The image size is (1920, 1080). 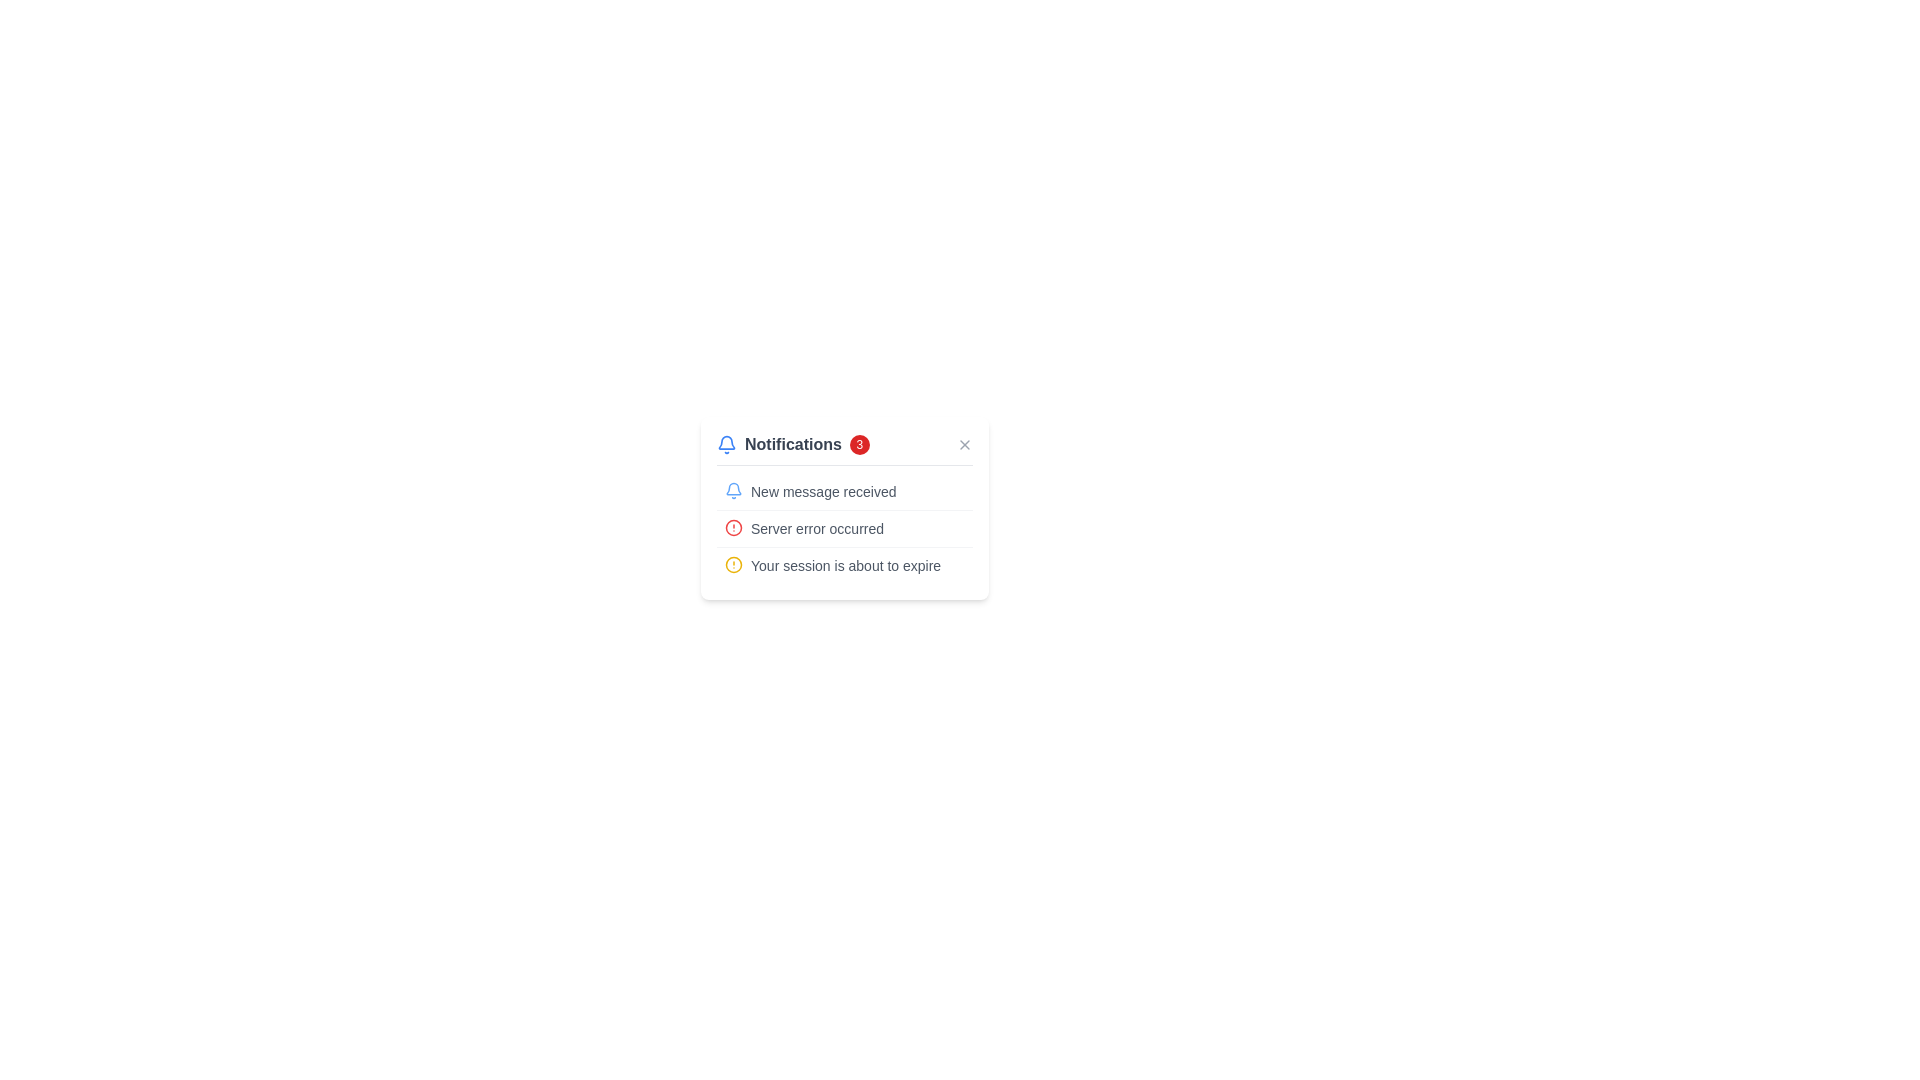 I want to click on the first item in the notification list, which contains a blue bell icon and the text 'New message received', to read the notification message, so click(x=844, y=492).